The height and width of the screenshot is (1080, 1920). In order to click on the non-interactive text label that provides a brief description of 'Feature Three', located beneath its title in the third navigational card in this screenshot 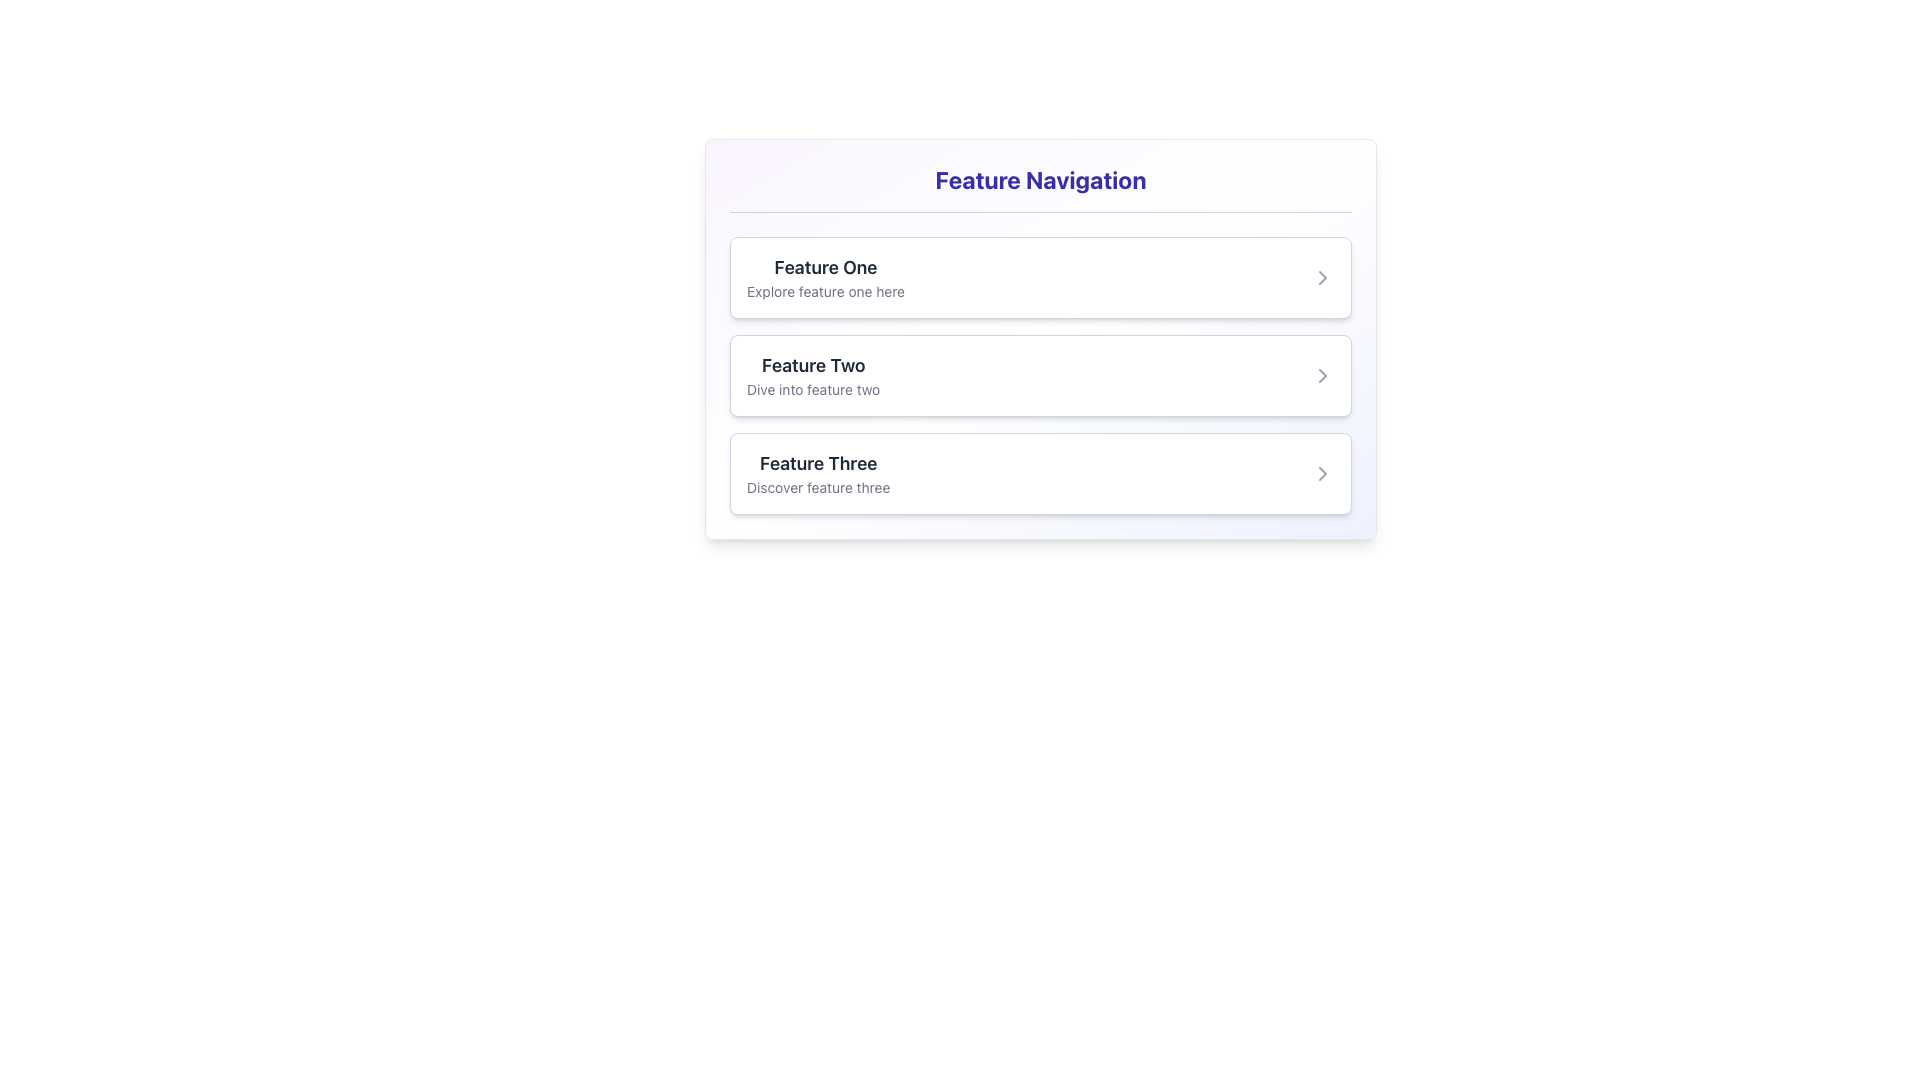, I will do `click(818, 488)`.